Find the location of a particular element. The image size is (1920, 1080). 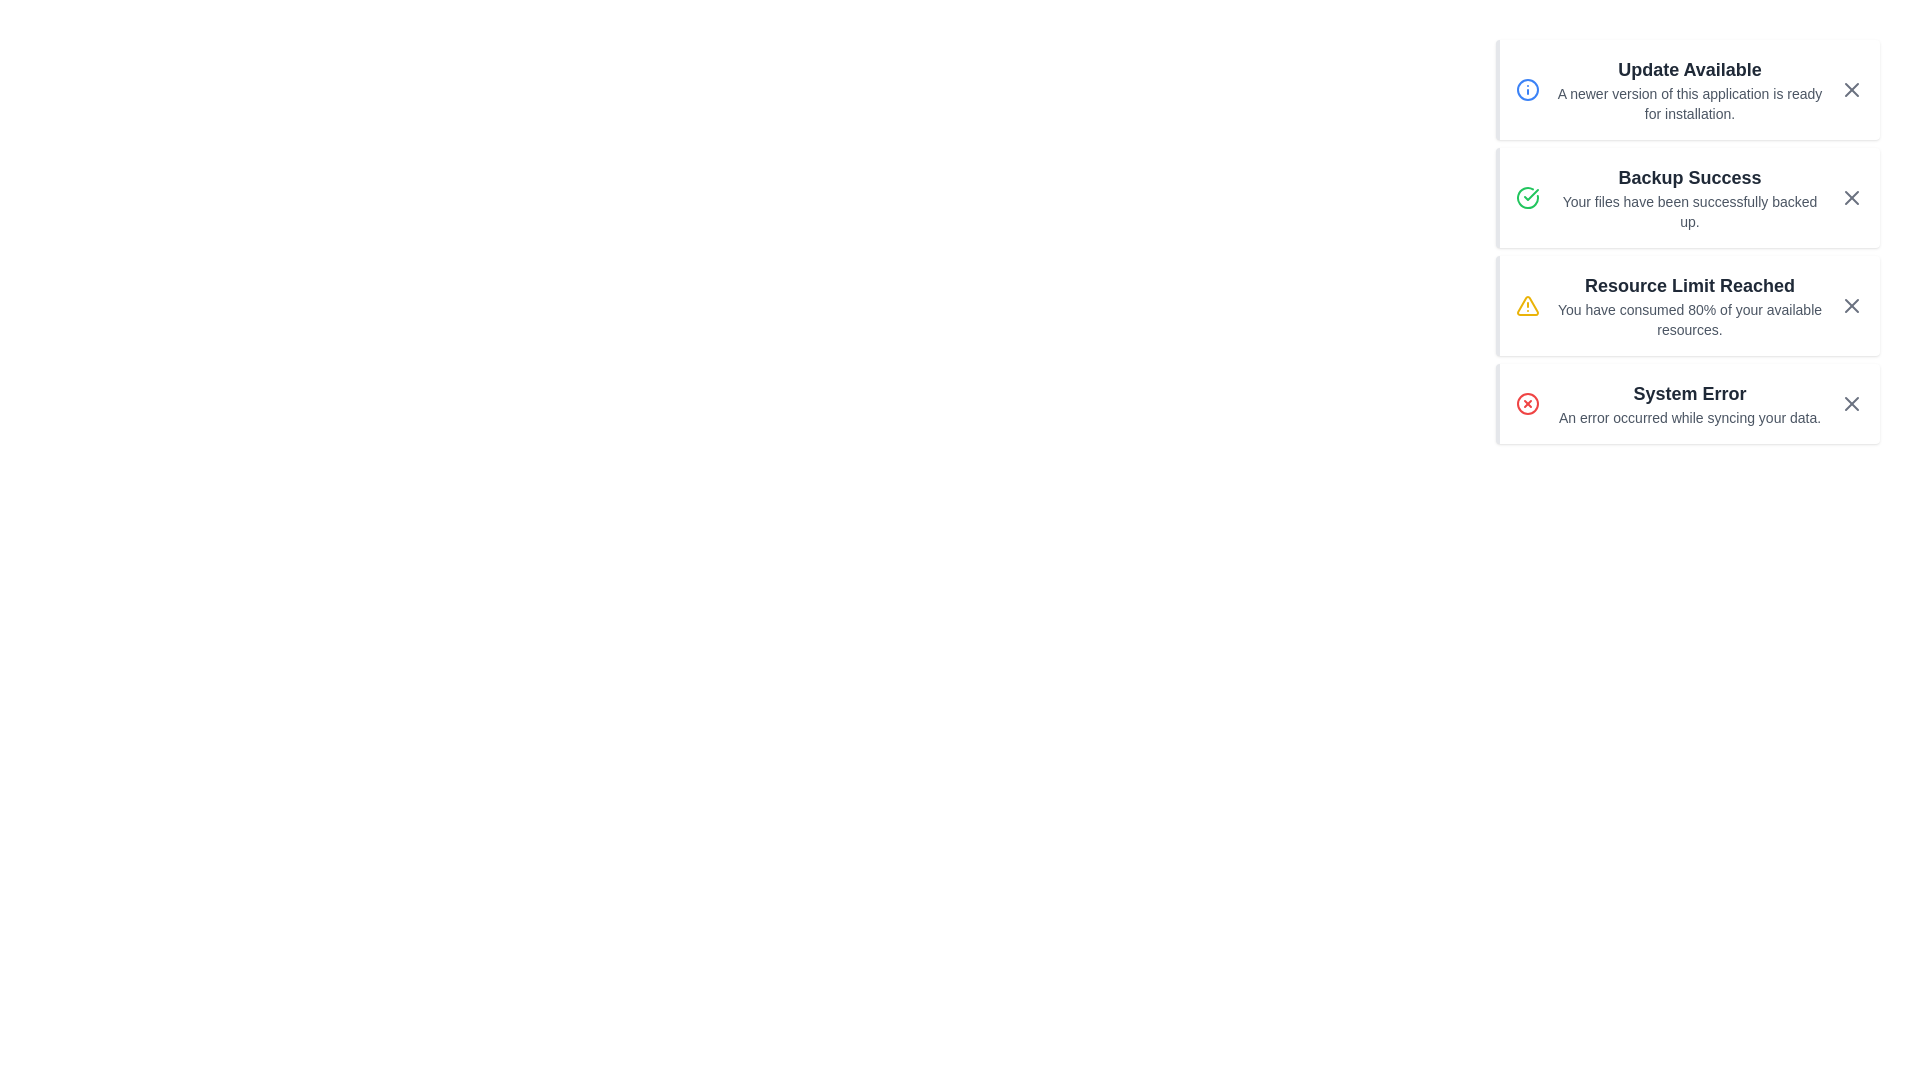

the close button located at the bottom right of the alert message is located at coordinates (1851, 404).